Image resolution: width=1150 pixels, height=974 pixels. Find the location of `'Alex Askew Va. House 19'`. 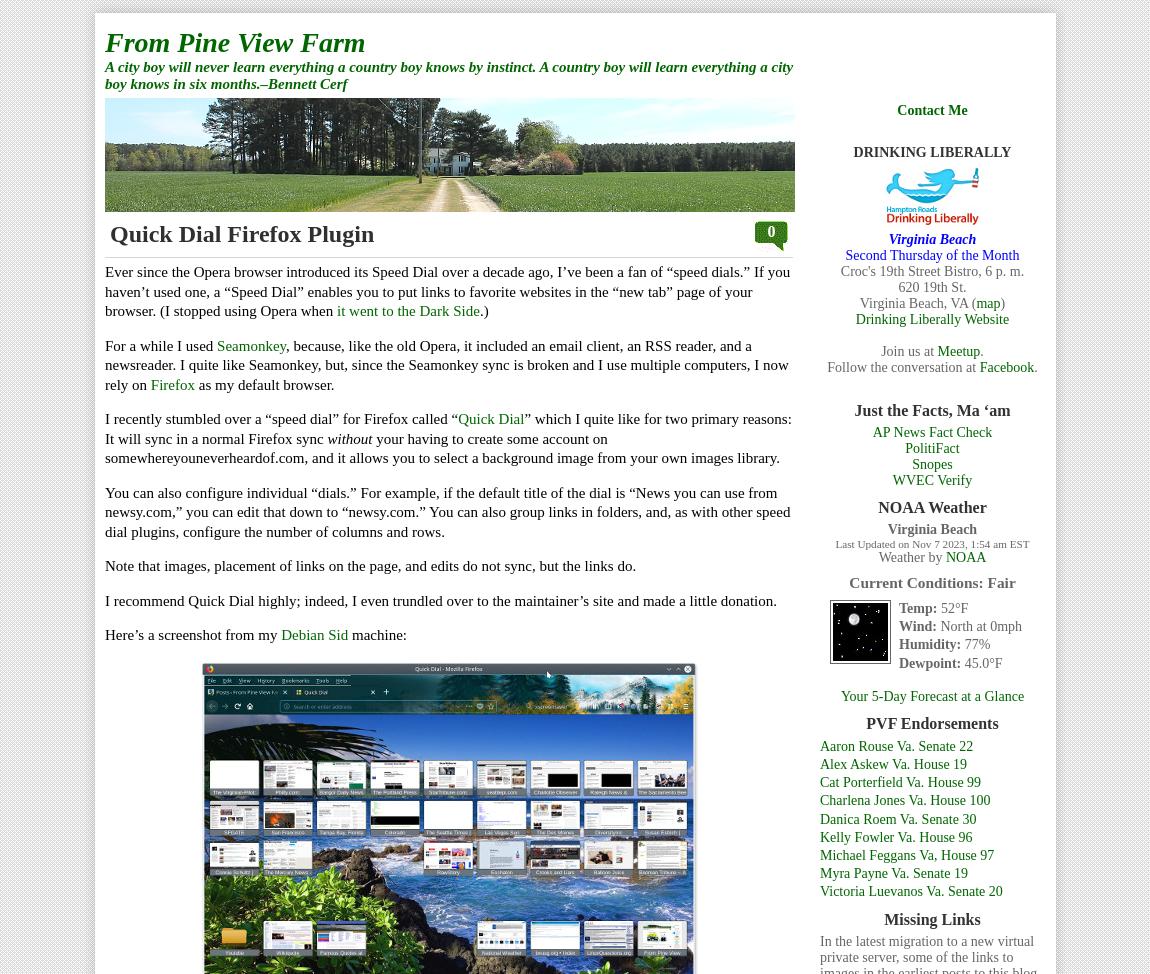

'Alex Askew Va. House 19' is located at coordinates (818, 762).